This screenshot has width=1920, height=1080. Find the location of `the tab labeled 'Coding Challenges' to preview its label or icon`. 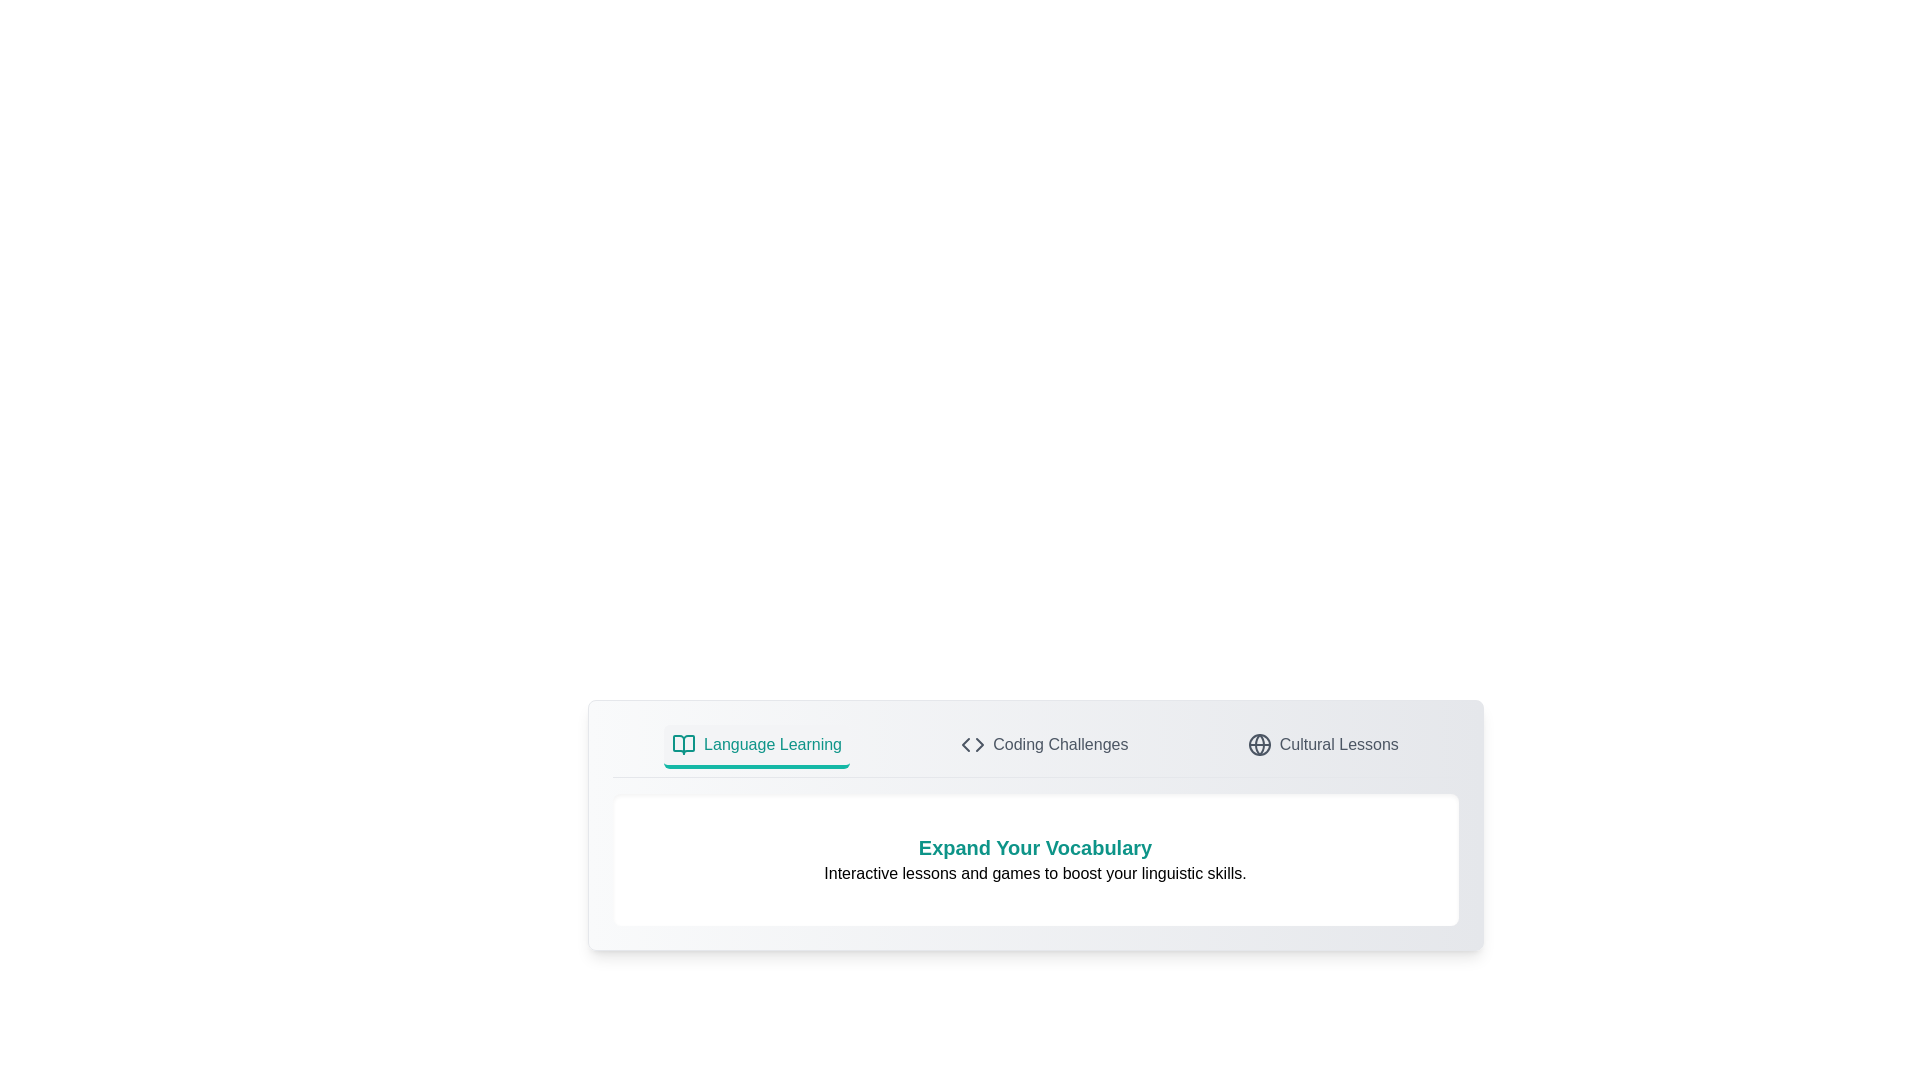

the tab labeled 'Coding Challenges' to preview its label or icon is located at coordinates (1044, 747).